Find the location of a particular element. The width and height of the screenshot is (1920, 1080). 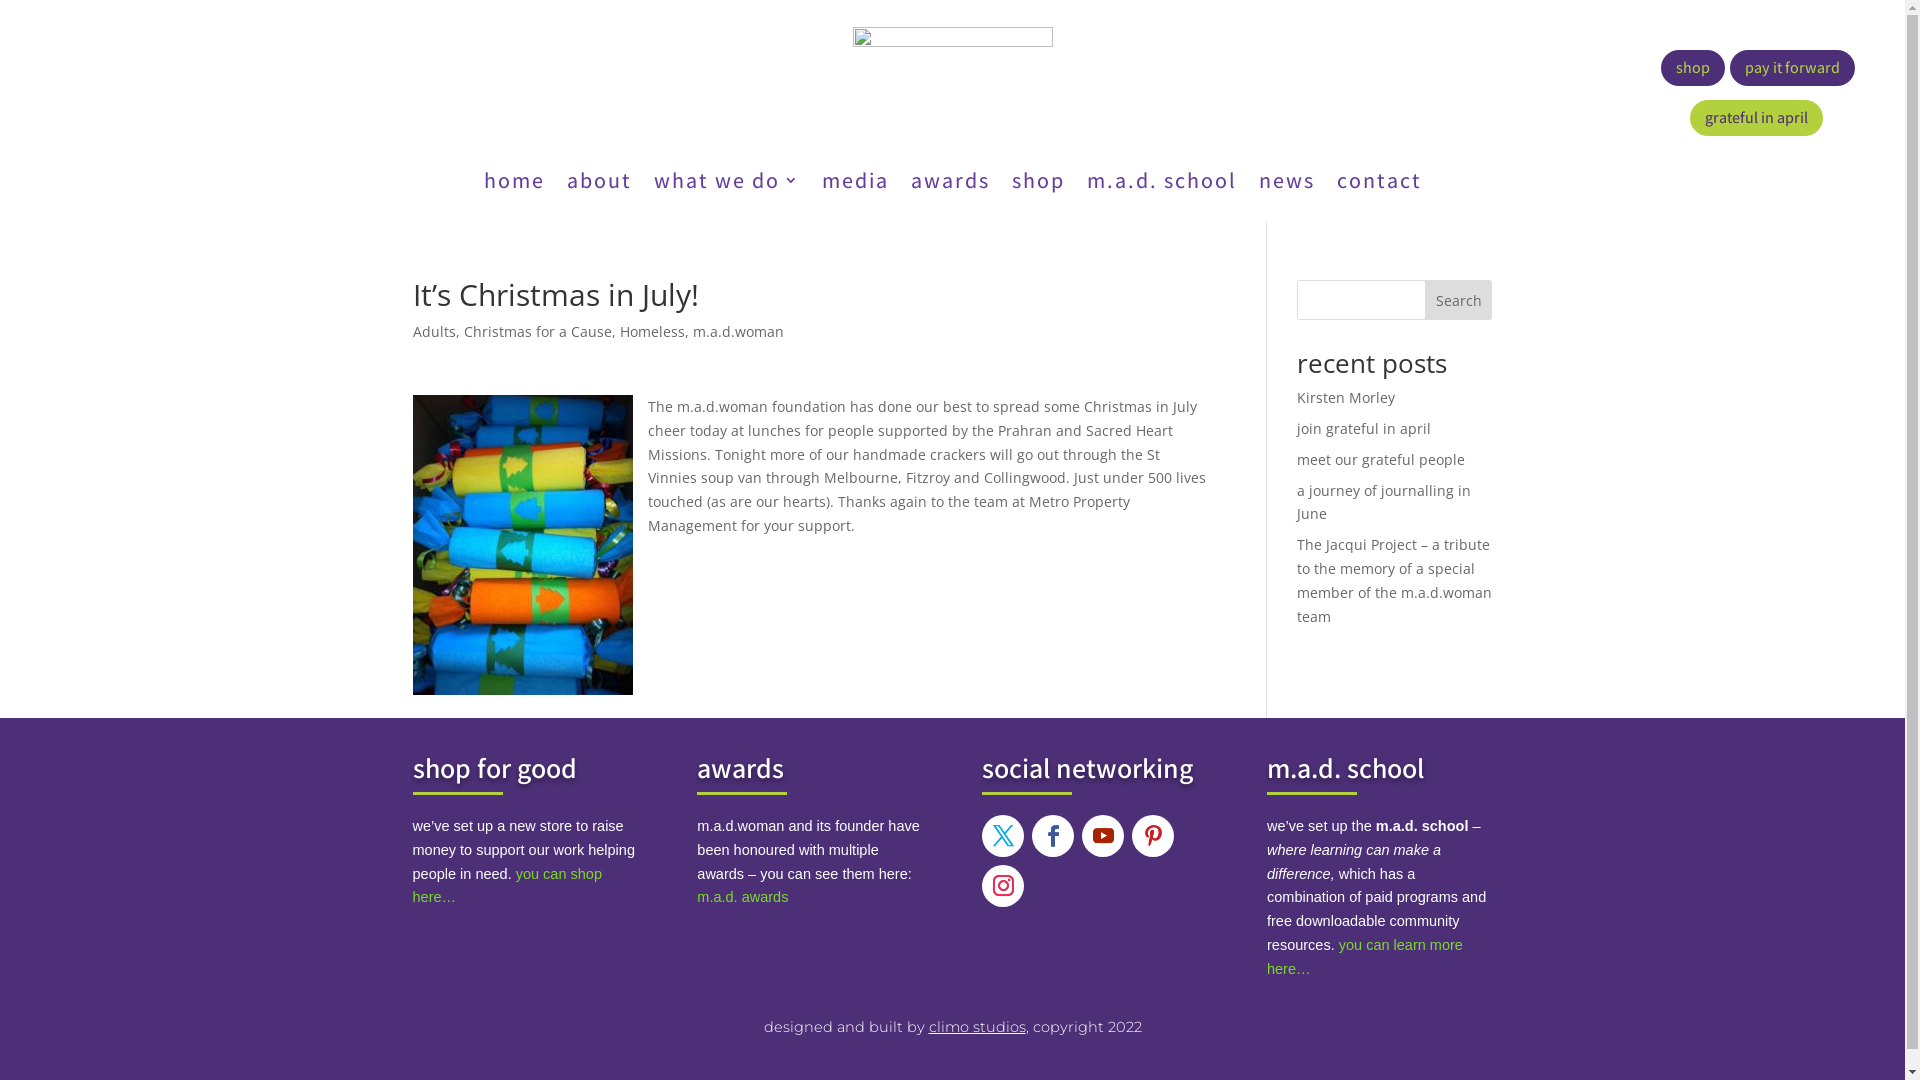

'media' is located at coordinates (855, 184).